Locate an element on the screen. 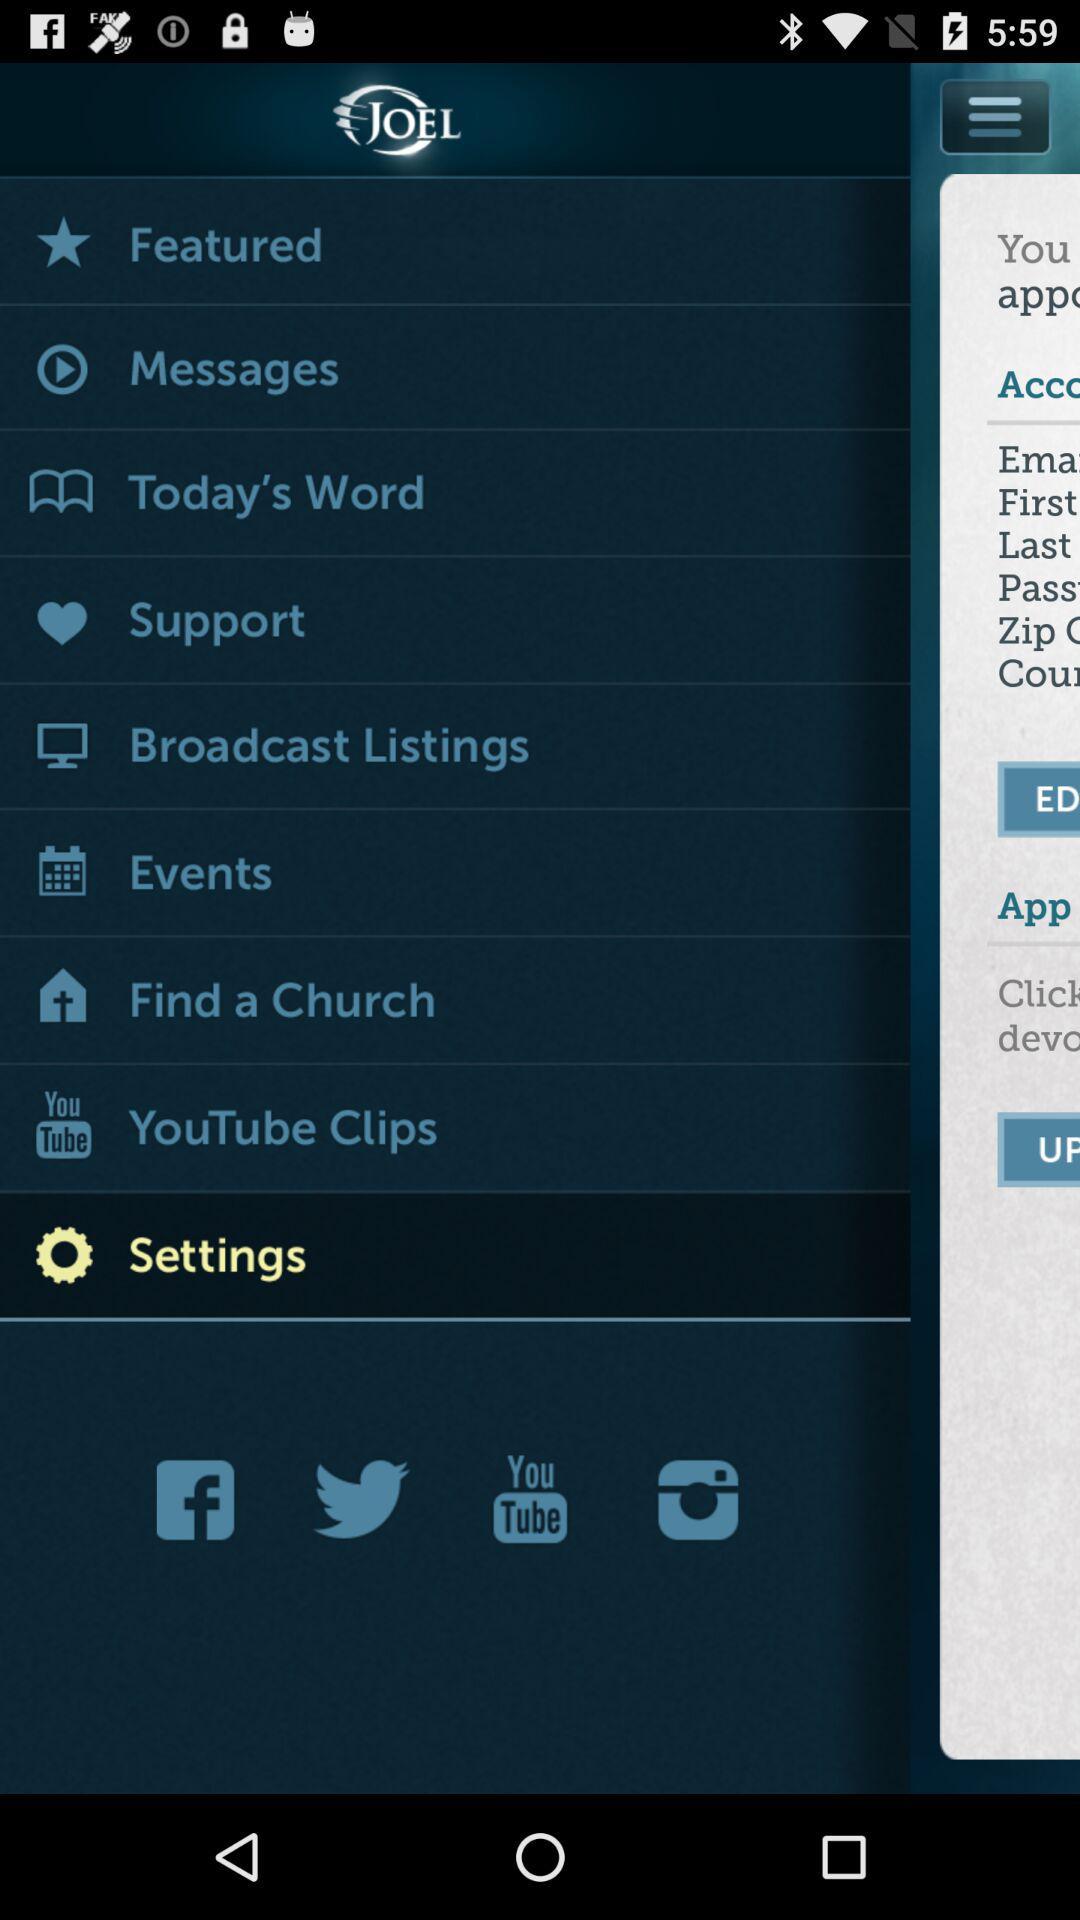 The width and height of the screenshot is (1080, 1920). twitter is located at coordinates (362, 1499).